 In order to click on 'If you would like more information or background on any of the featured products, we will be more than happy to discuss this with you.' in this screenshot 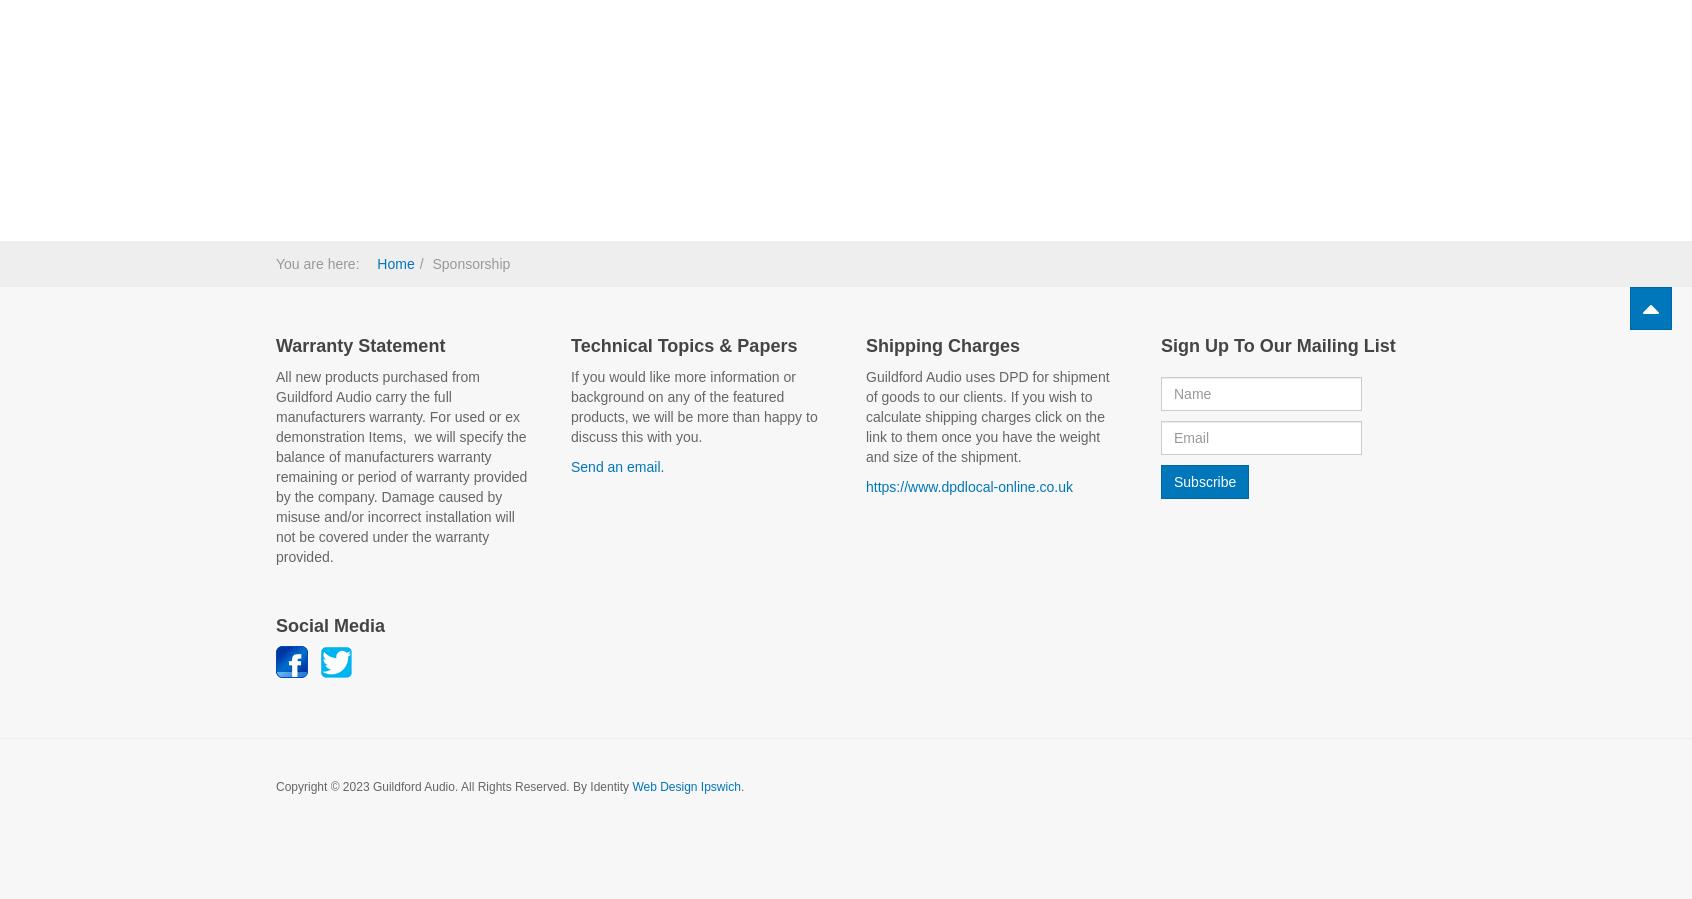, I will do `click(694, 404)`.